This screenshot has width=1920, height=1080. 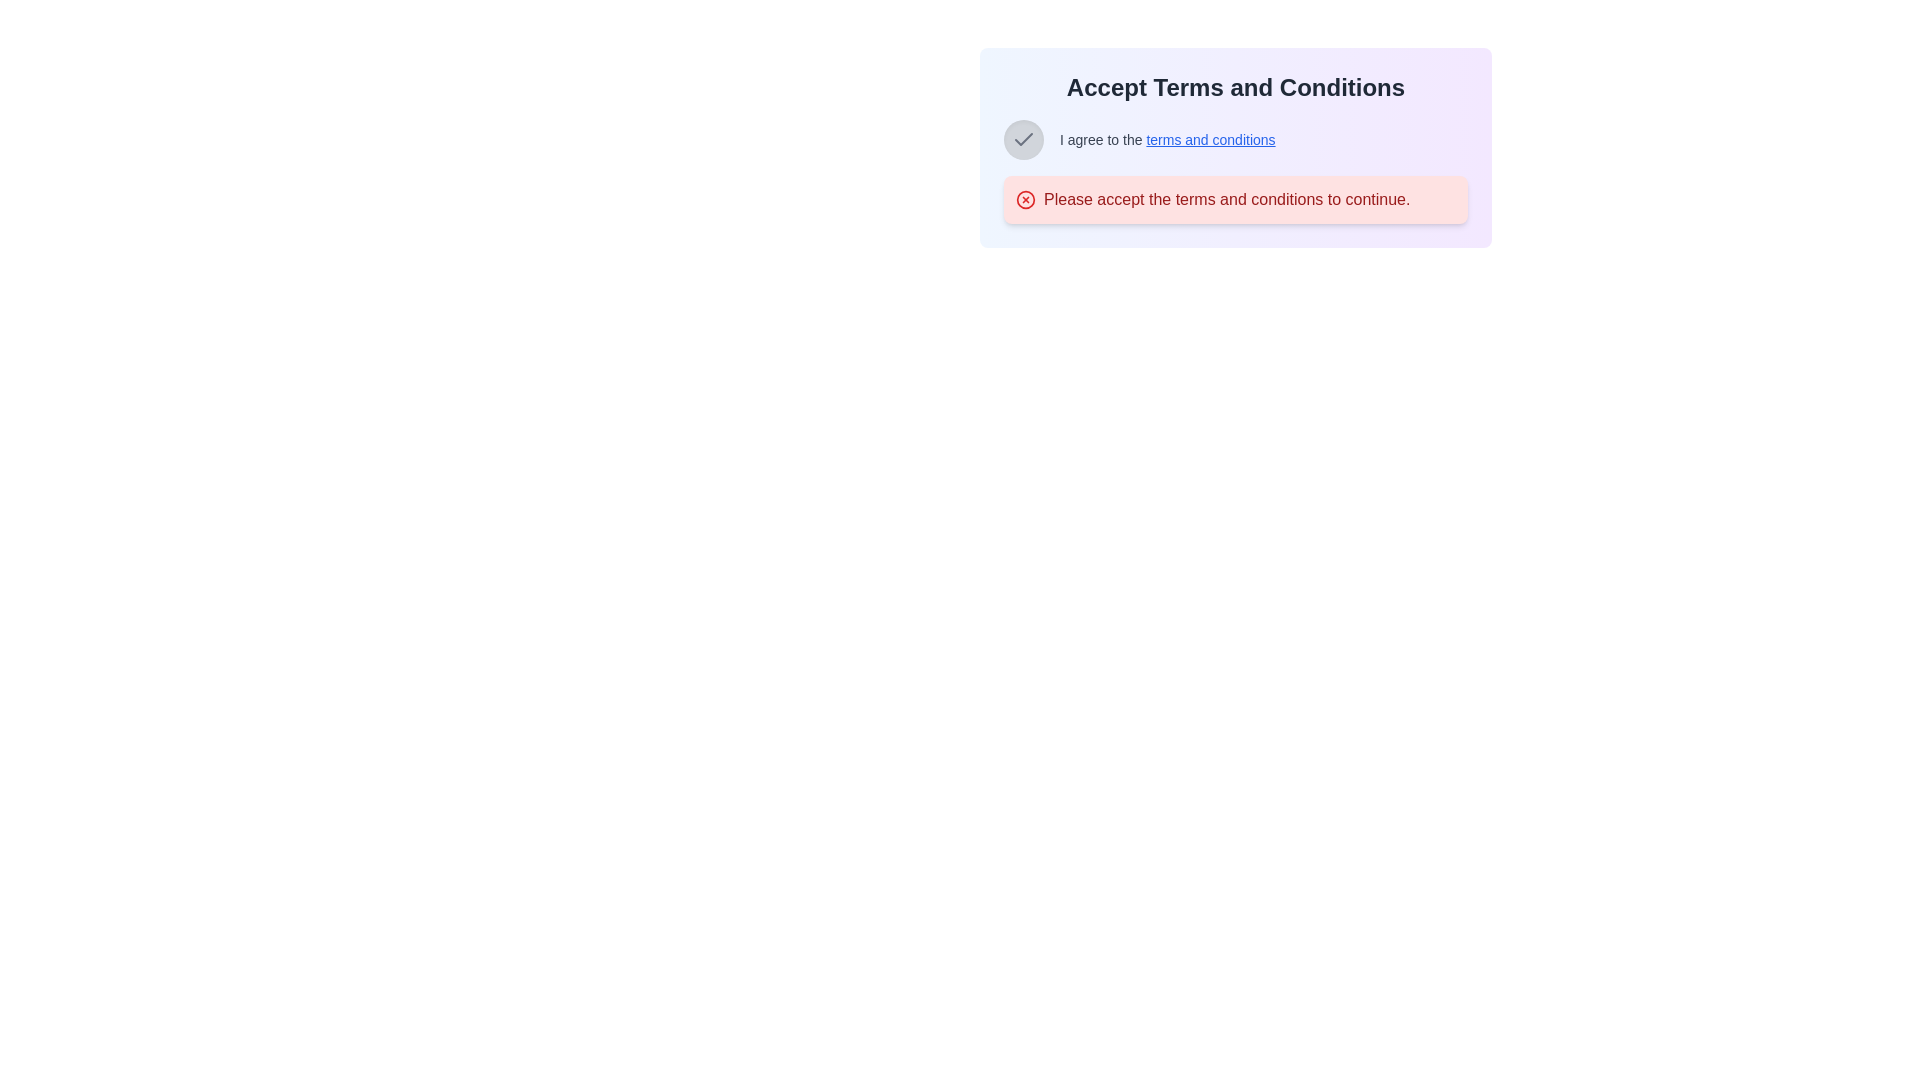 What do you see at coordinates (1026, 200) in the screenshot?
I see `the error or warning icon located to the left of the error message, which serves as a visual indicator of an error or warning` at bounding box center [1026, 200].